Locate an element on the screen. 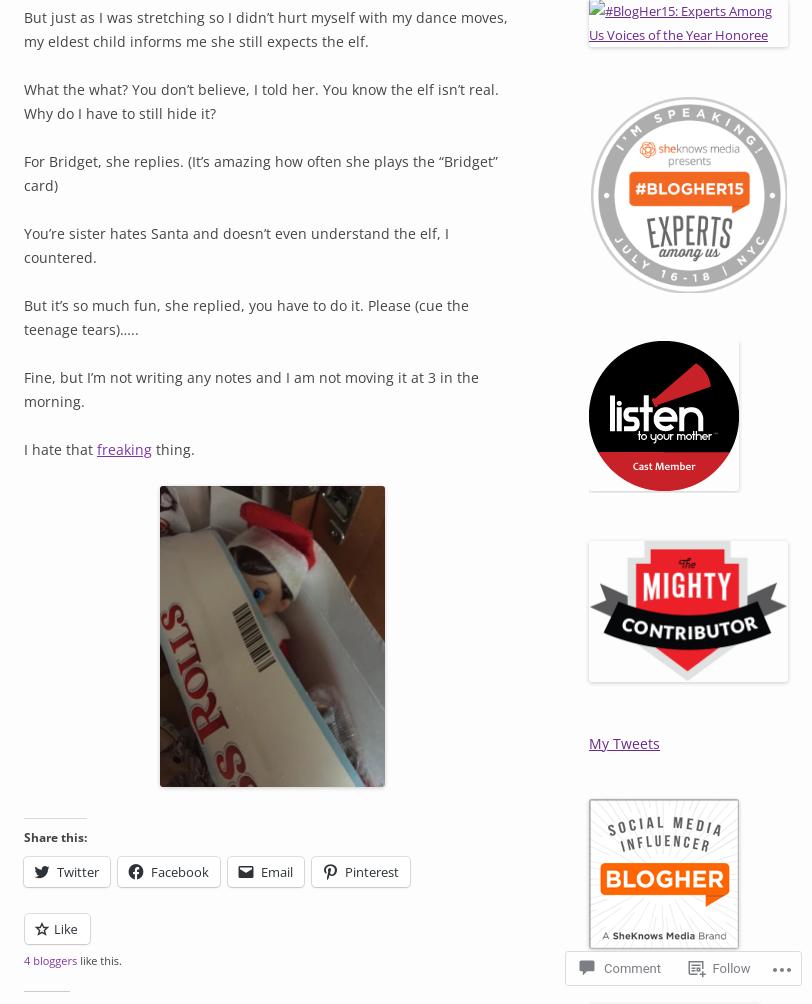 This screenshot has width=812, height=1004. 'What the what? You don’t believe, I told her. You know the elf isn’t real. Why do I have to still hide it?' is located at coordinates (261, 100).